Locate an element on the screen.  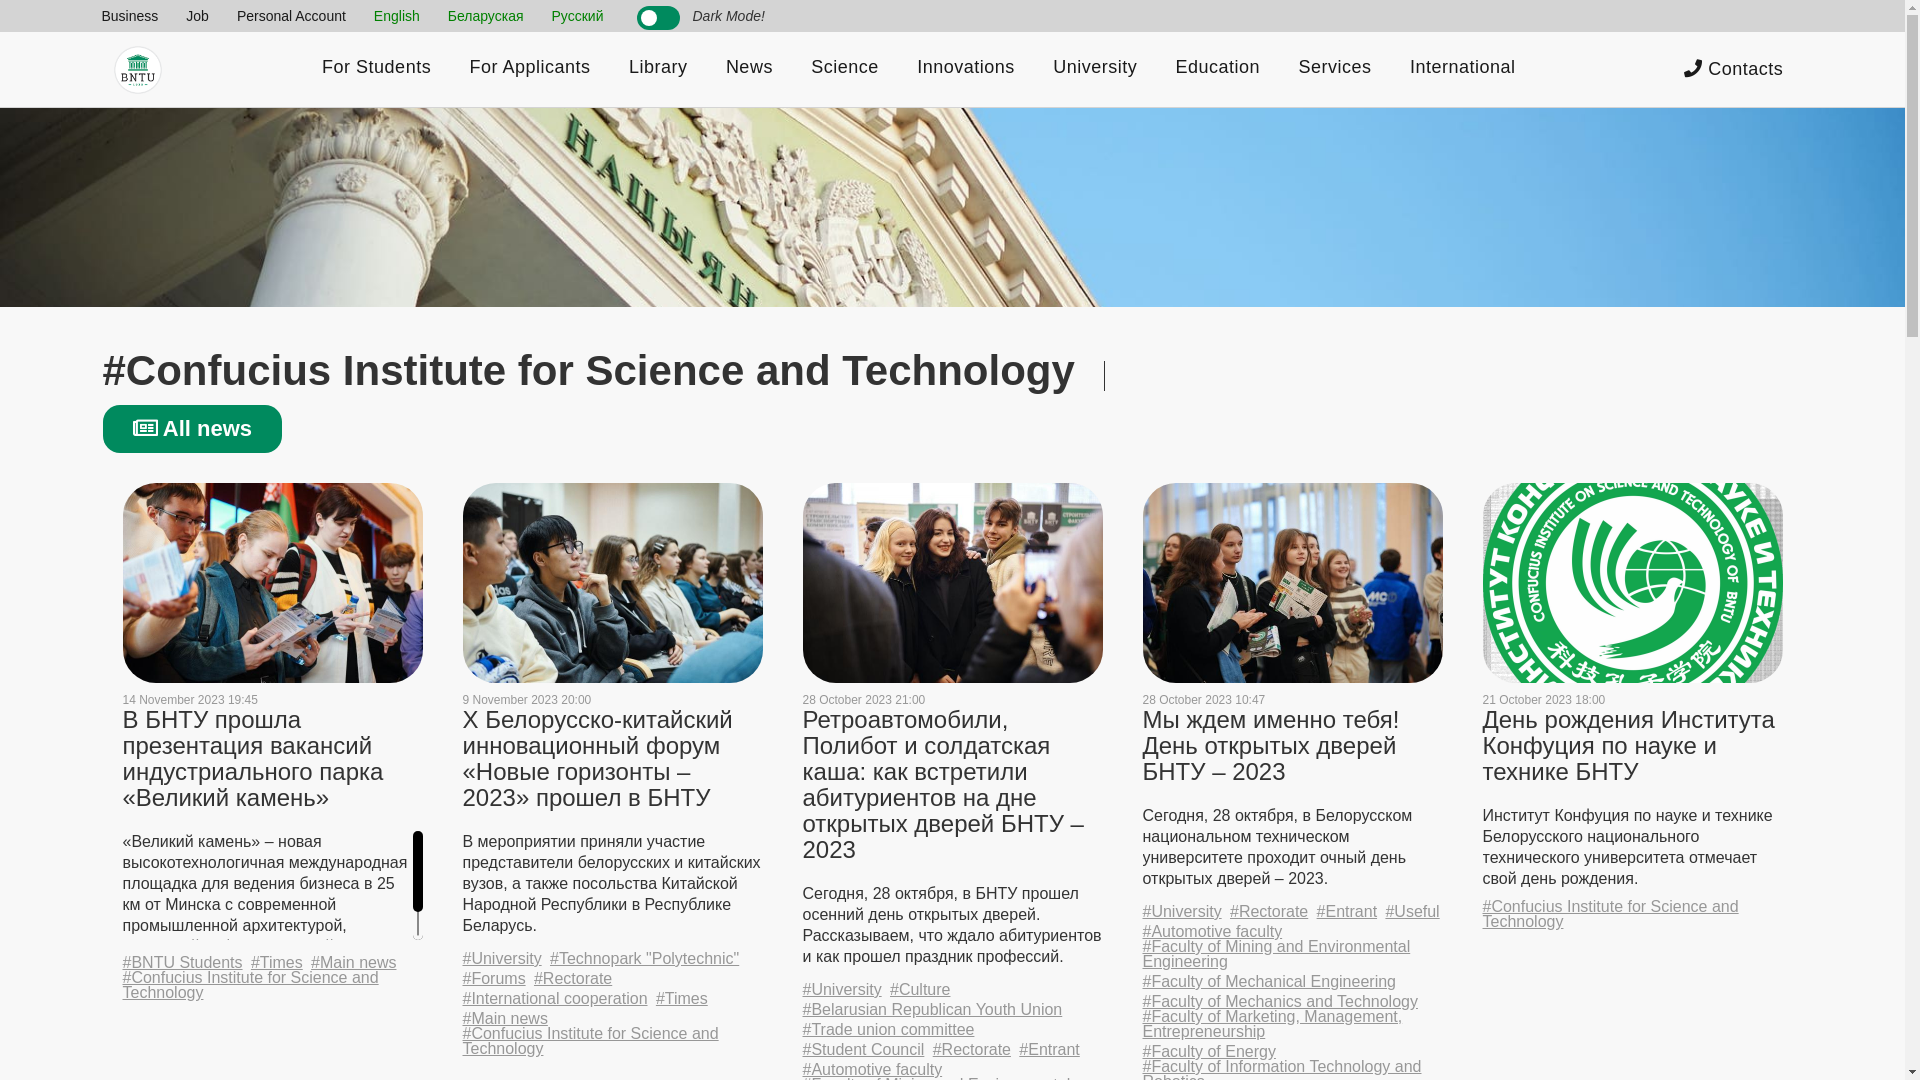
'#Faculty of Energy' is located at coordinates (1207, 1050).